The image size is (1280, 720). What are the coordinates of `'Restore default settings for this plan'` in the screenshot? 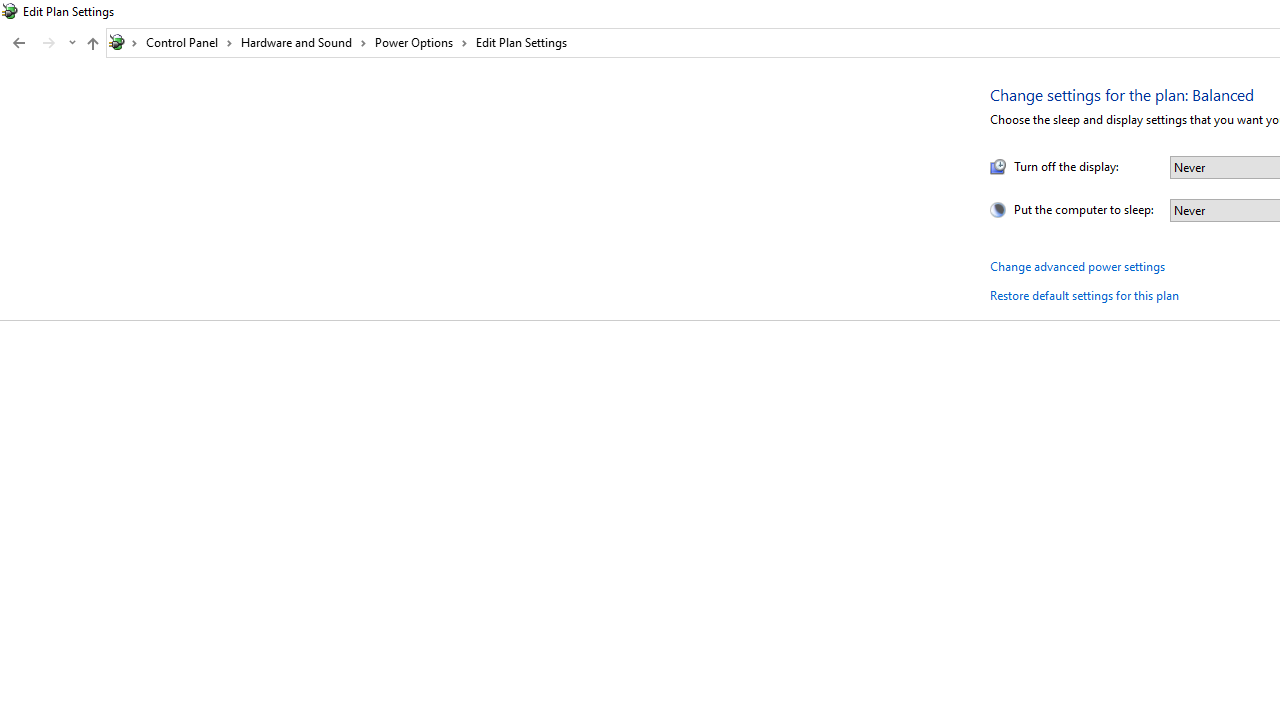 It's located at (1083, 295).